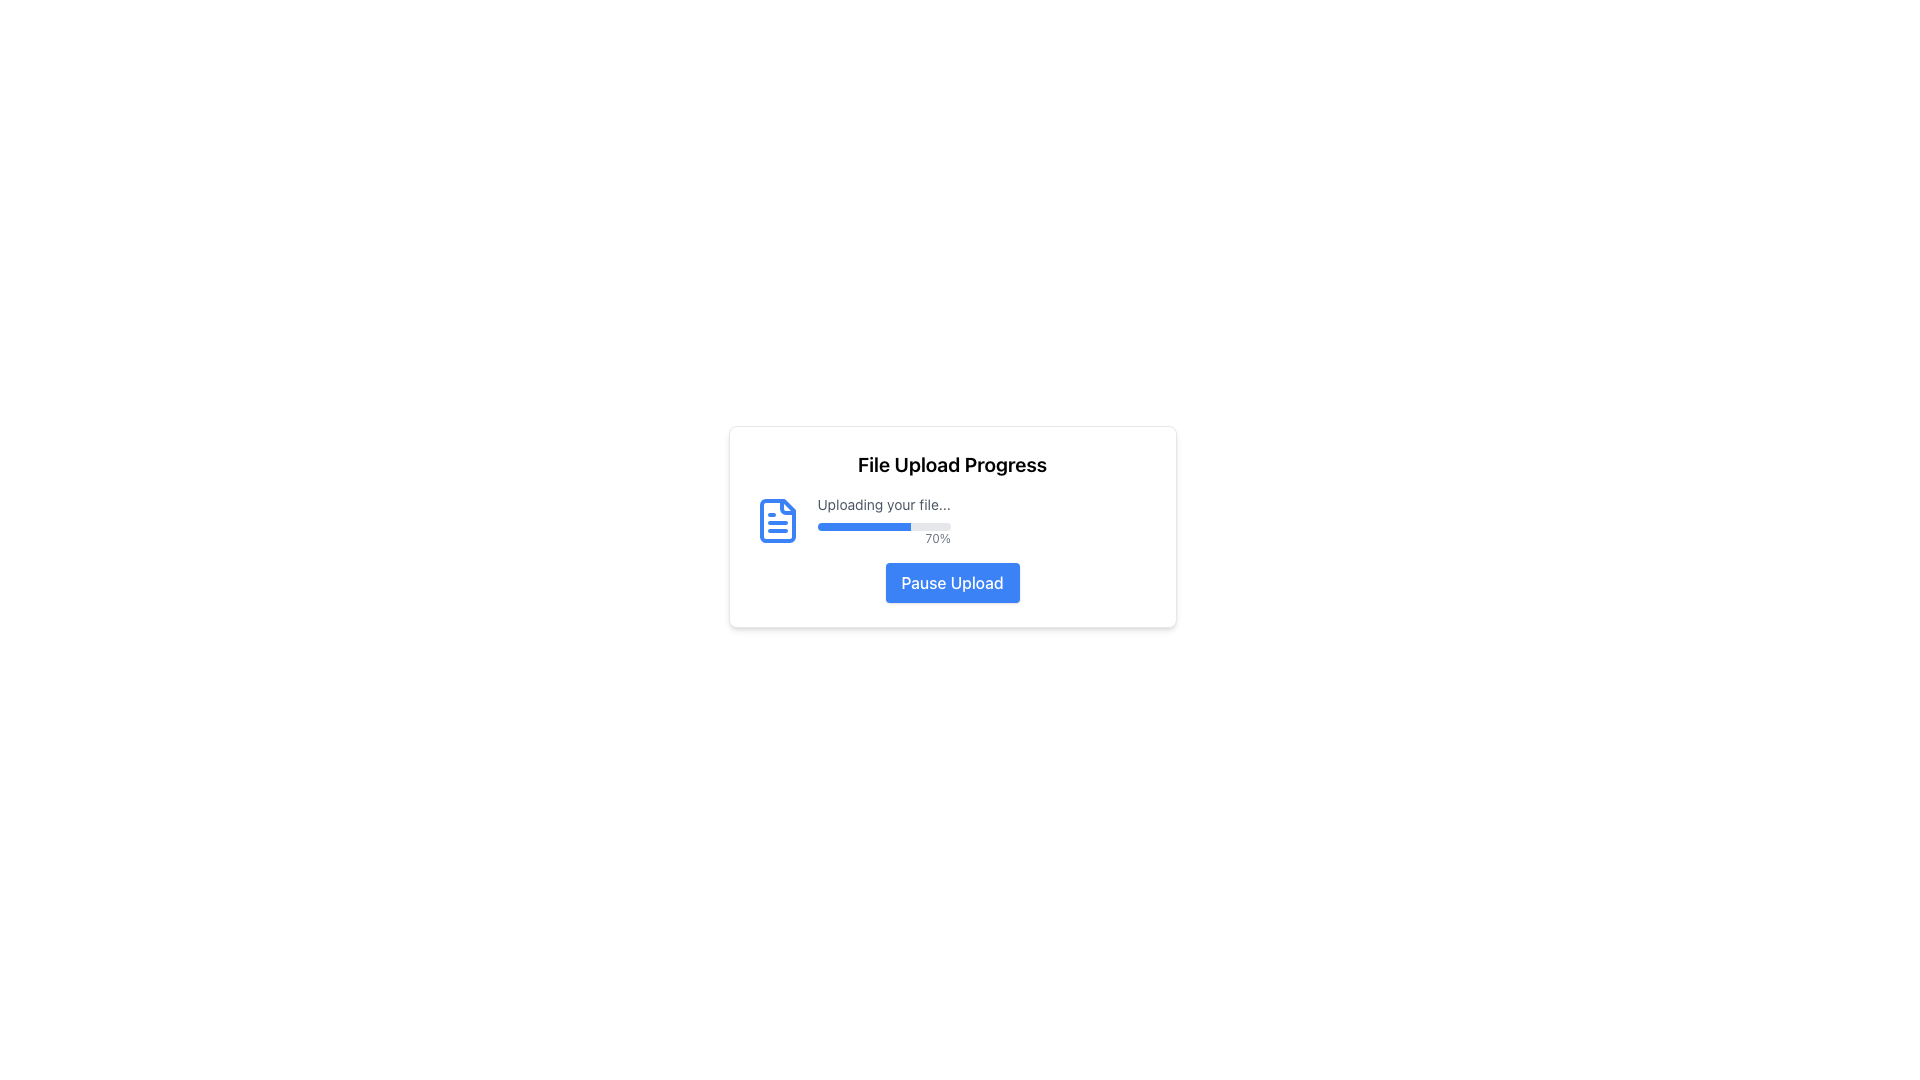  Describe the element at coordinates (776, 519) in the screenshot. I see `the icon representing the file being uploaded, located to the left of the text 'Uploading your file...' and above the progress bar in the file upload progress dialog` at that location.